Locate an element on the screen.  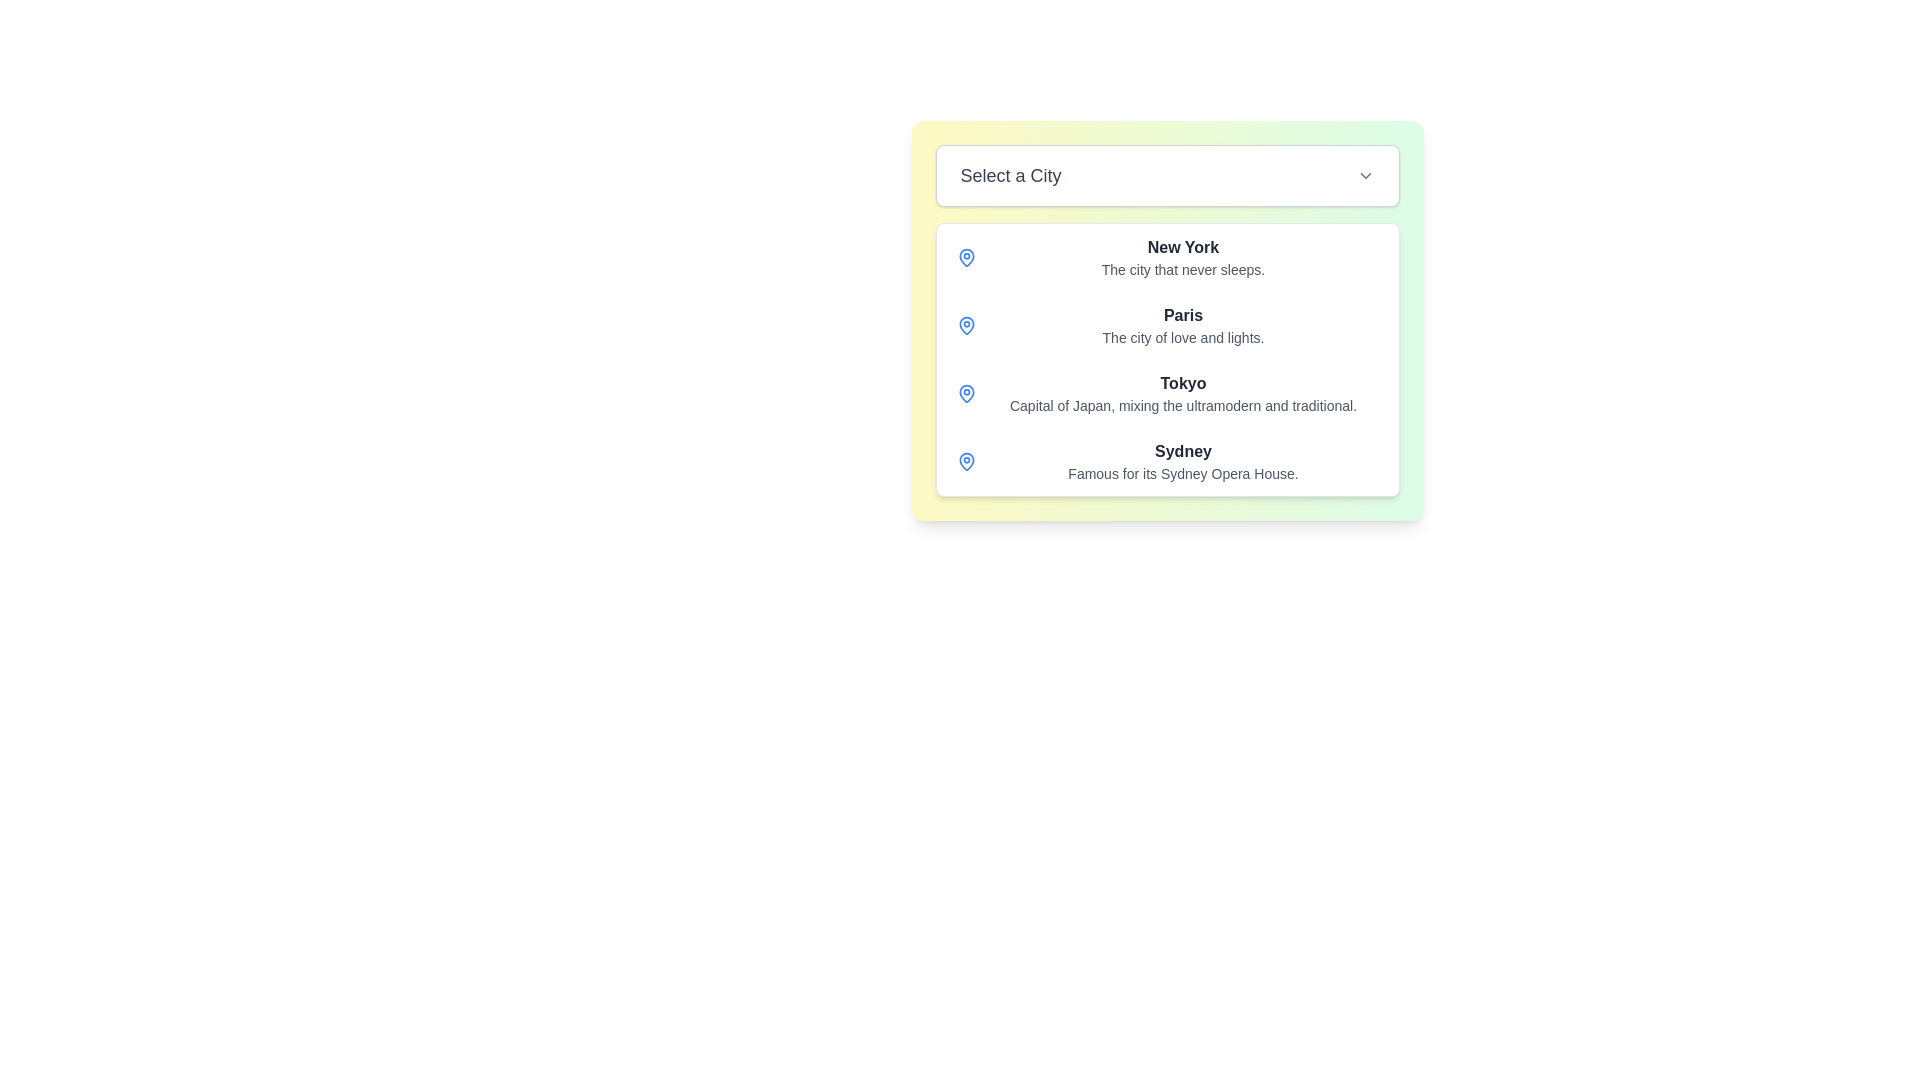
the text display element that shows 'Sydney' in bold font and dark gray color, which is the fourth item in the list of city options is located at coordinates (1183, 451).